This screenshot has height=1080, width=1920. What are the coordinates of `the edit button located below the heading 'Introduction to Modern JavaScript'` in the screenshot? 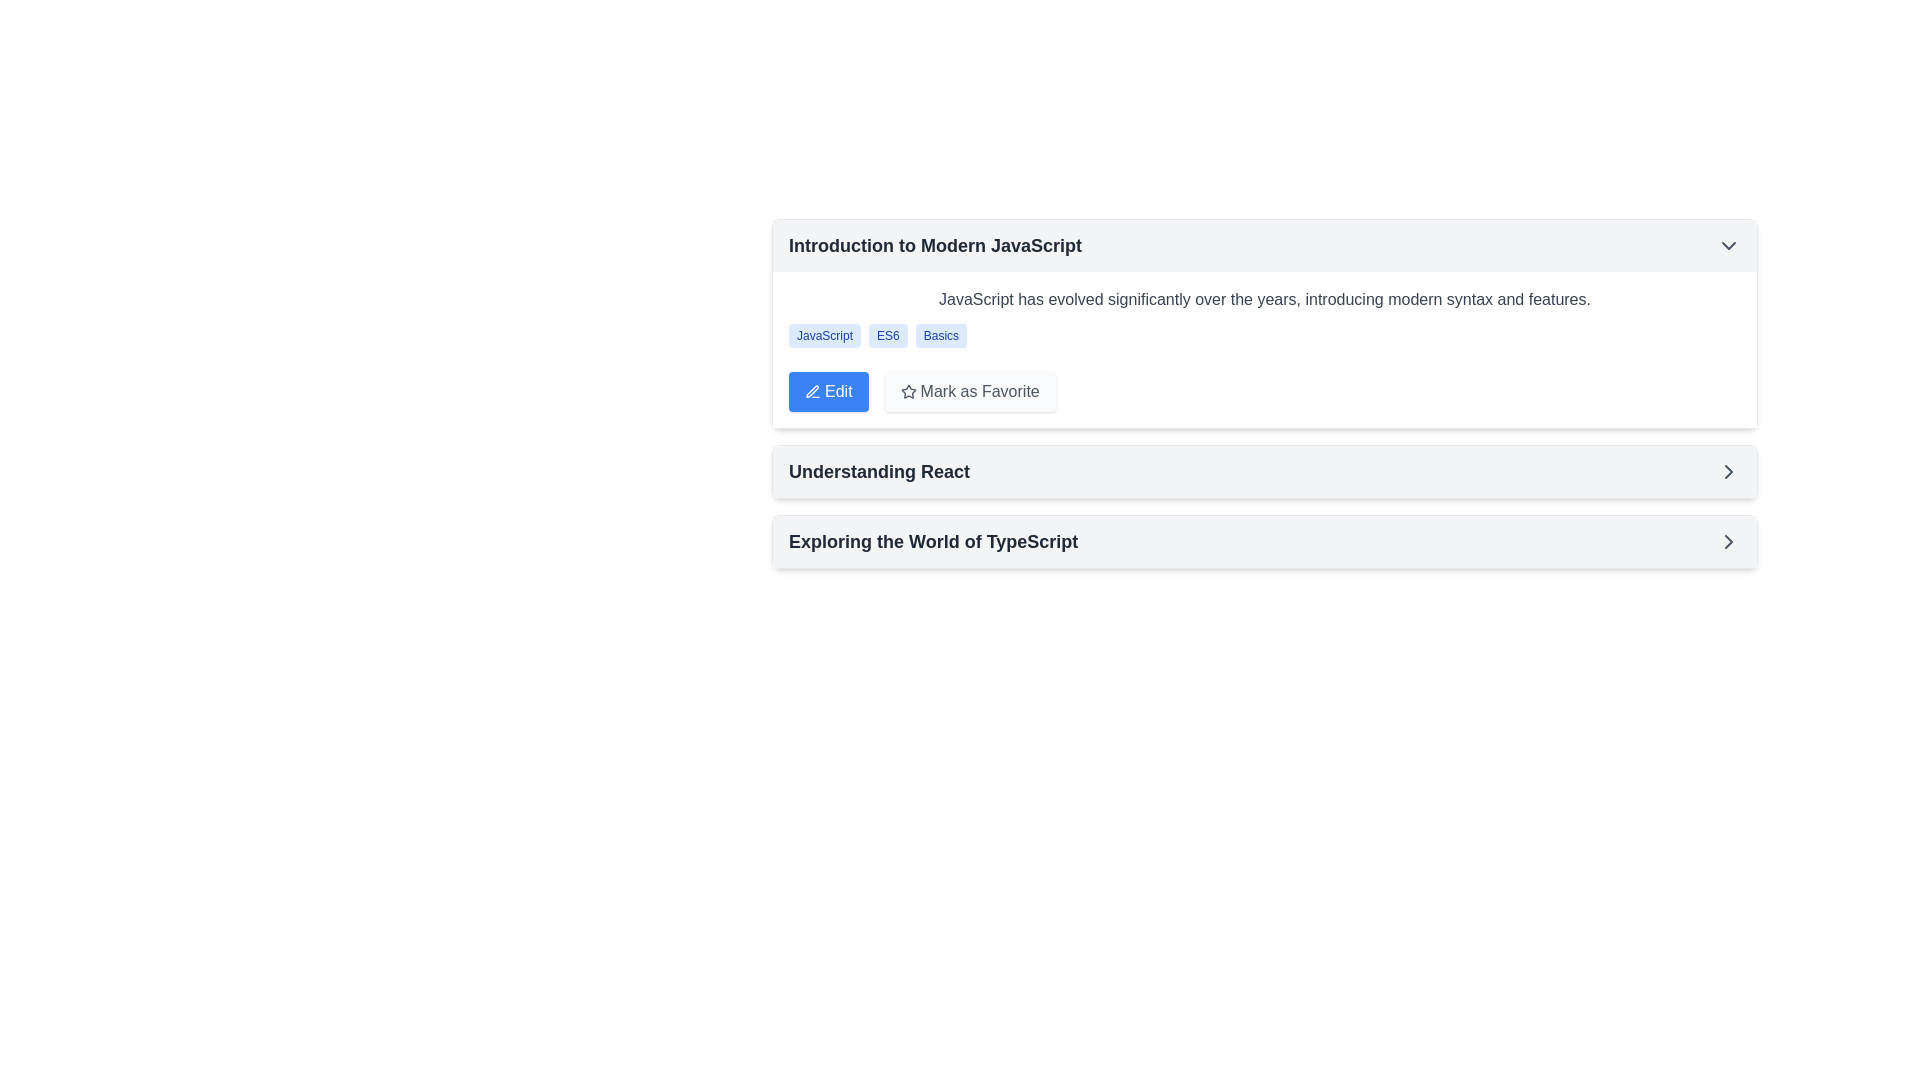 It's located at (828, 392).